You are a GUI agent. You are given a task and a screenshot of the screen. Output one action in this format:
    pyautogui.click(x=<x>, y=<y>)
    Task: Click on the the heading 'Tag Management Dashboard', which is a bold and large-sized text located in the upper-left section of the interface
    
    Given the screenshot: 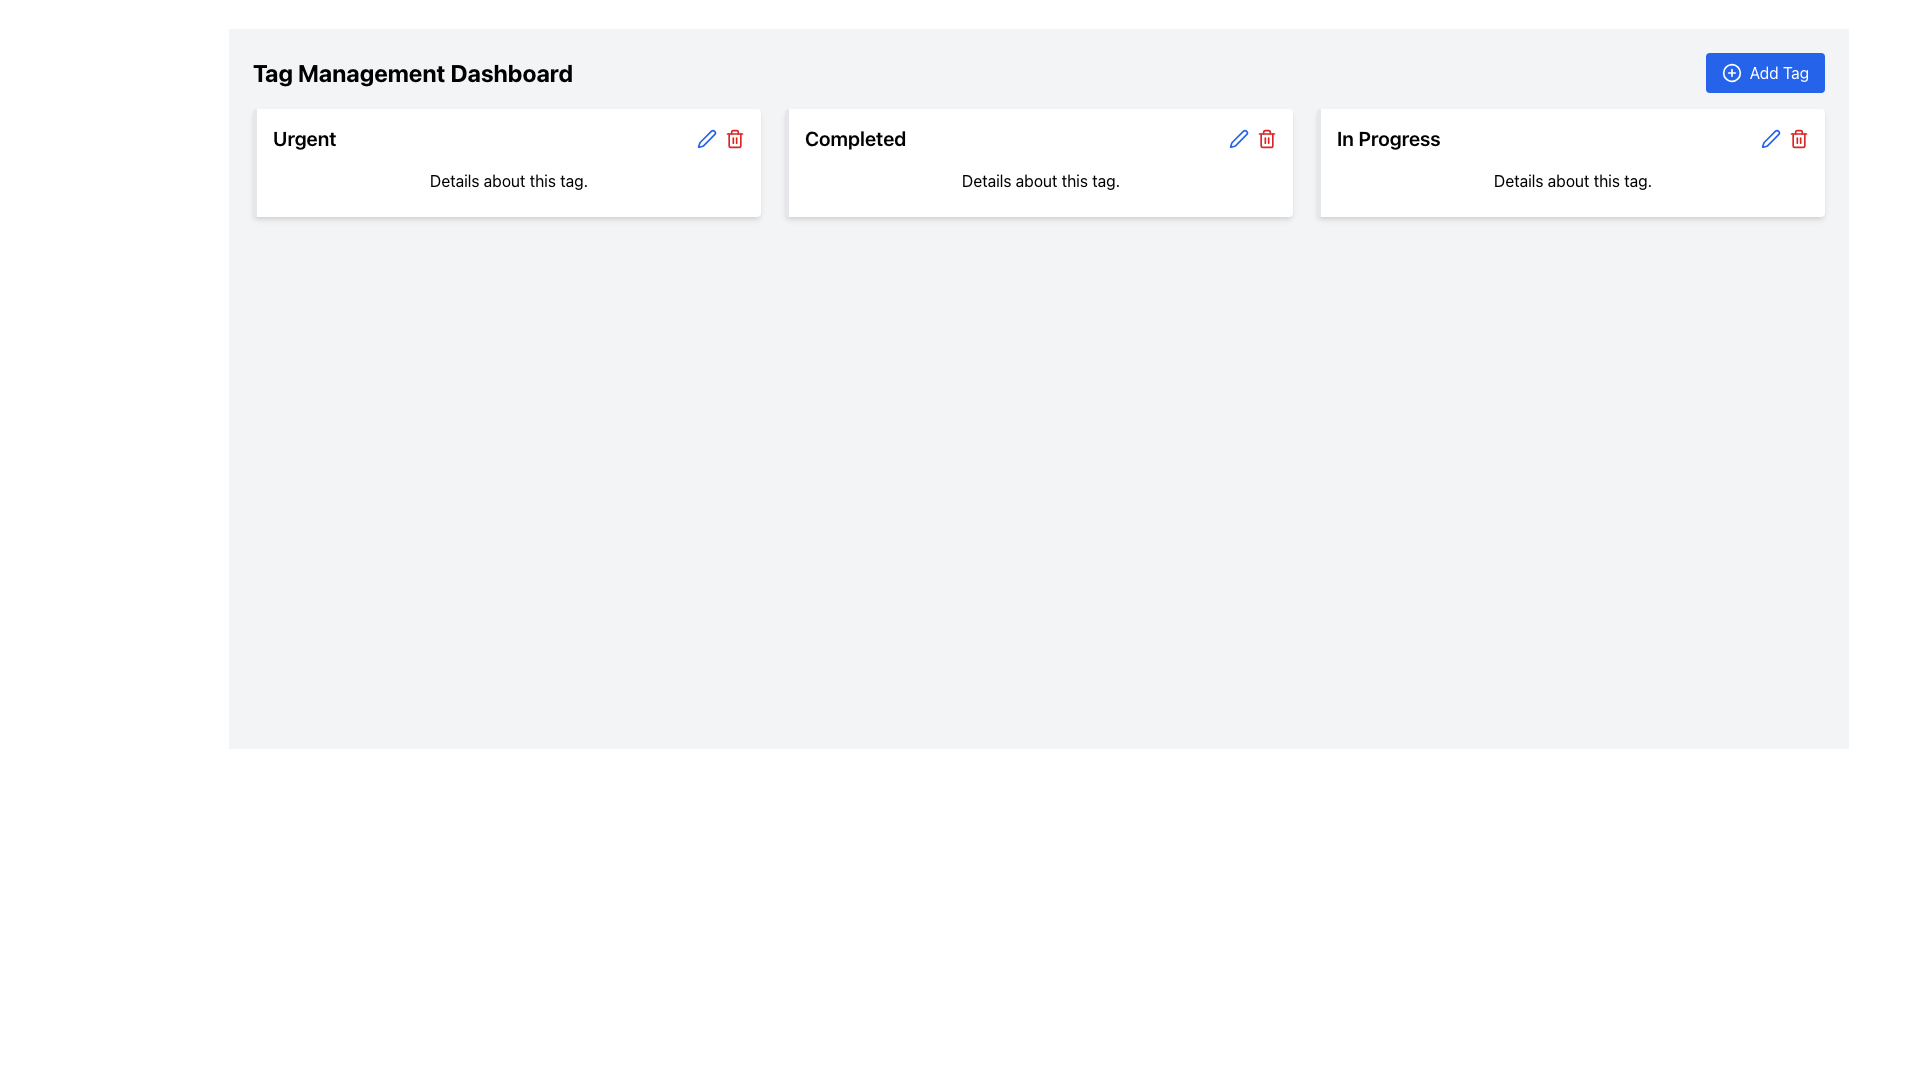 What is the action you would take?
    pyautogui.click(x=411, y=72)
    